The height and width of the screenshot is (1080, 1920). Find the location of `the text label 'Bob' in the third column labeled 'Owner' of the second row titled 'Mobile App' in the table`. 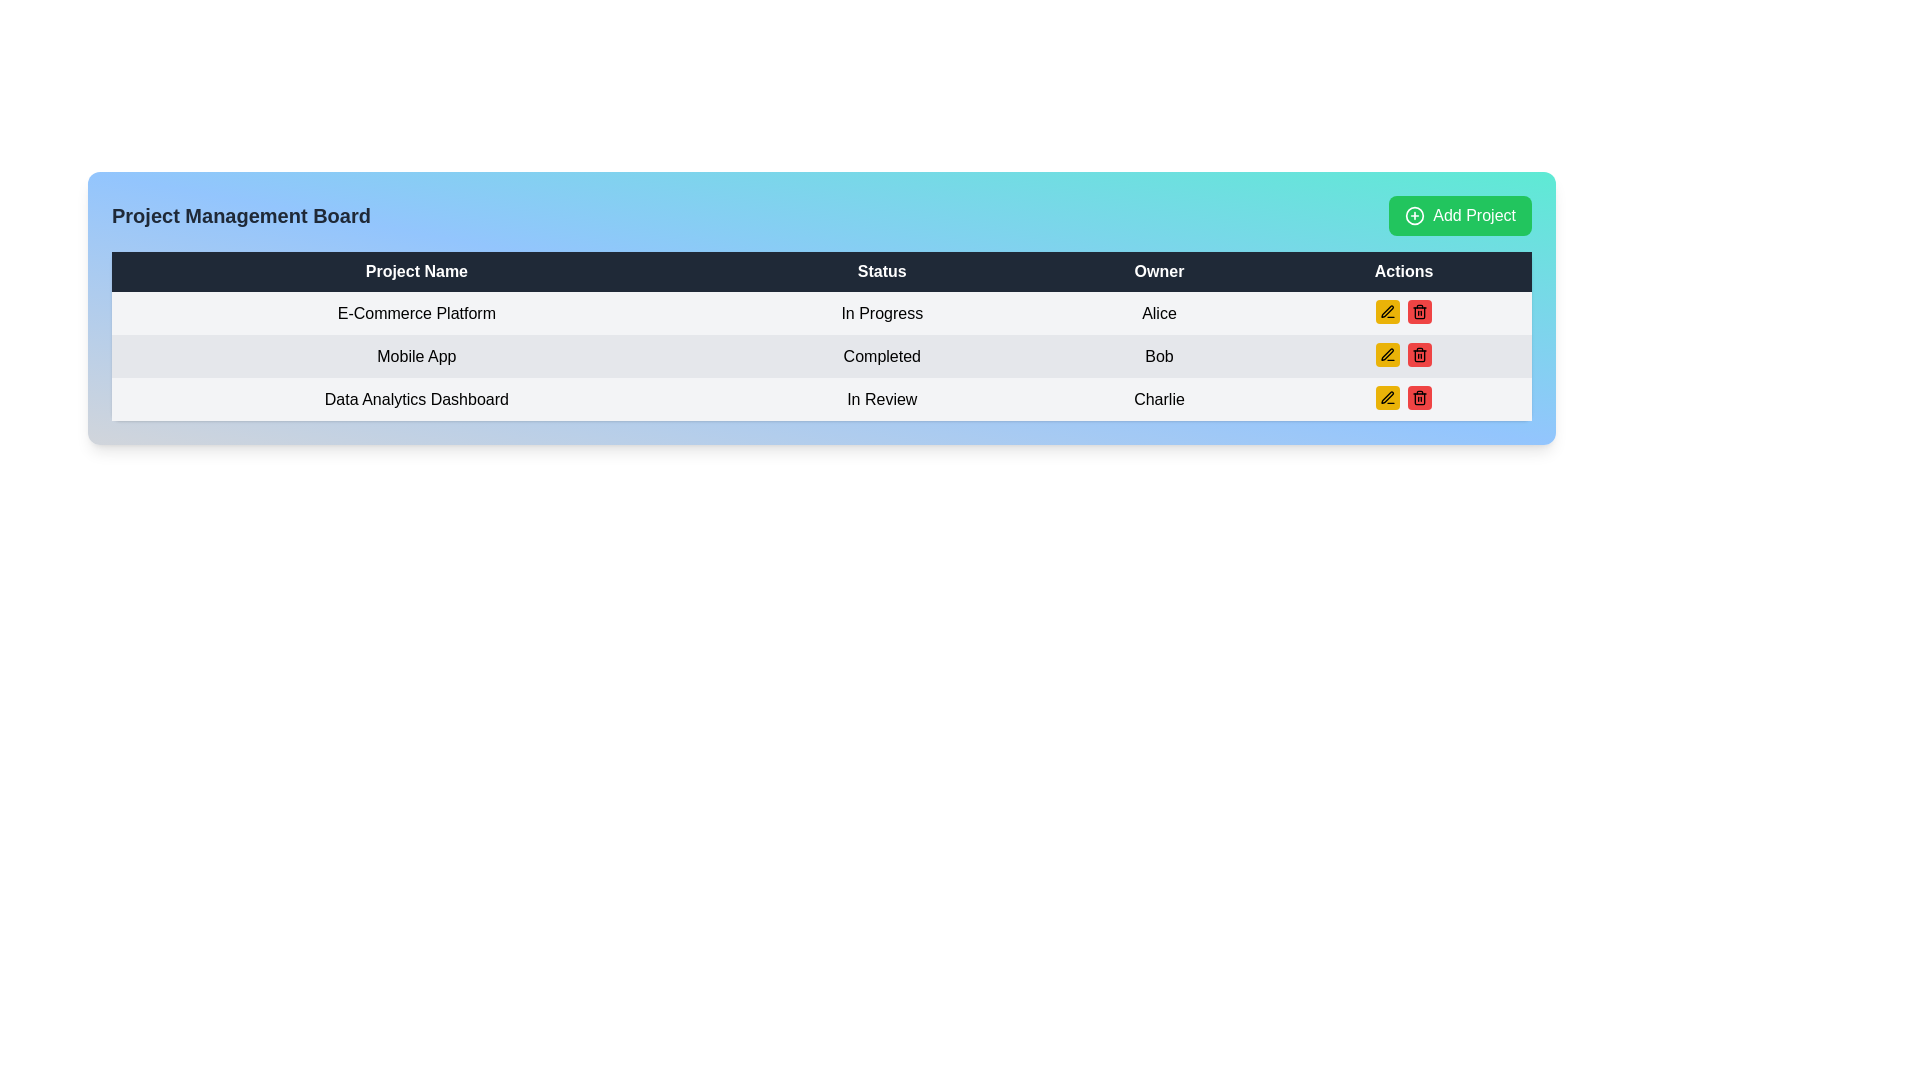

the text label 'Bob' in the third column labeled 'Owner' of the second row titled 'Mobile App' in the table is located at coordinates (1159, 355).